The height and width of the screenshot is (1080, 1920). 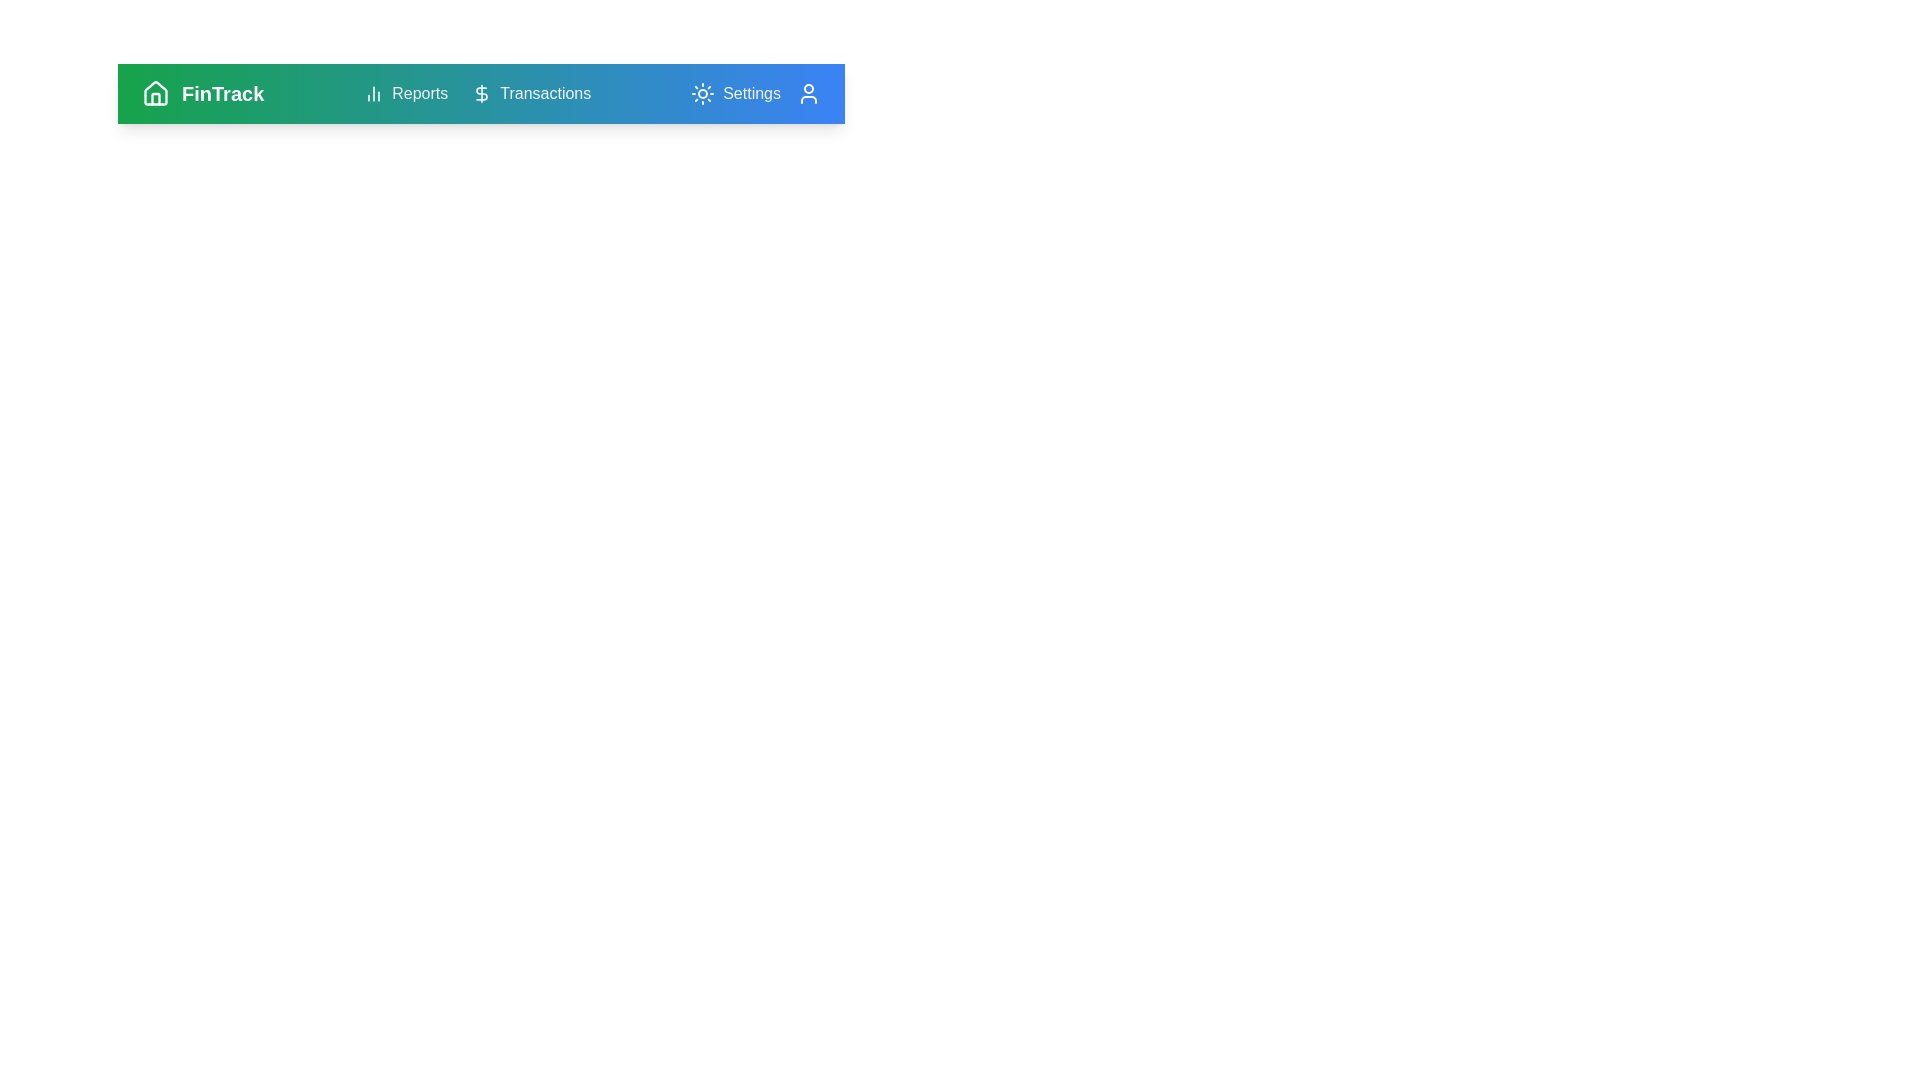 What do you see at coordinates (405, 93) in the screenshot?
I see `the Reports button to navigate to the Reports section` at bounding box center [405, 93].